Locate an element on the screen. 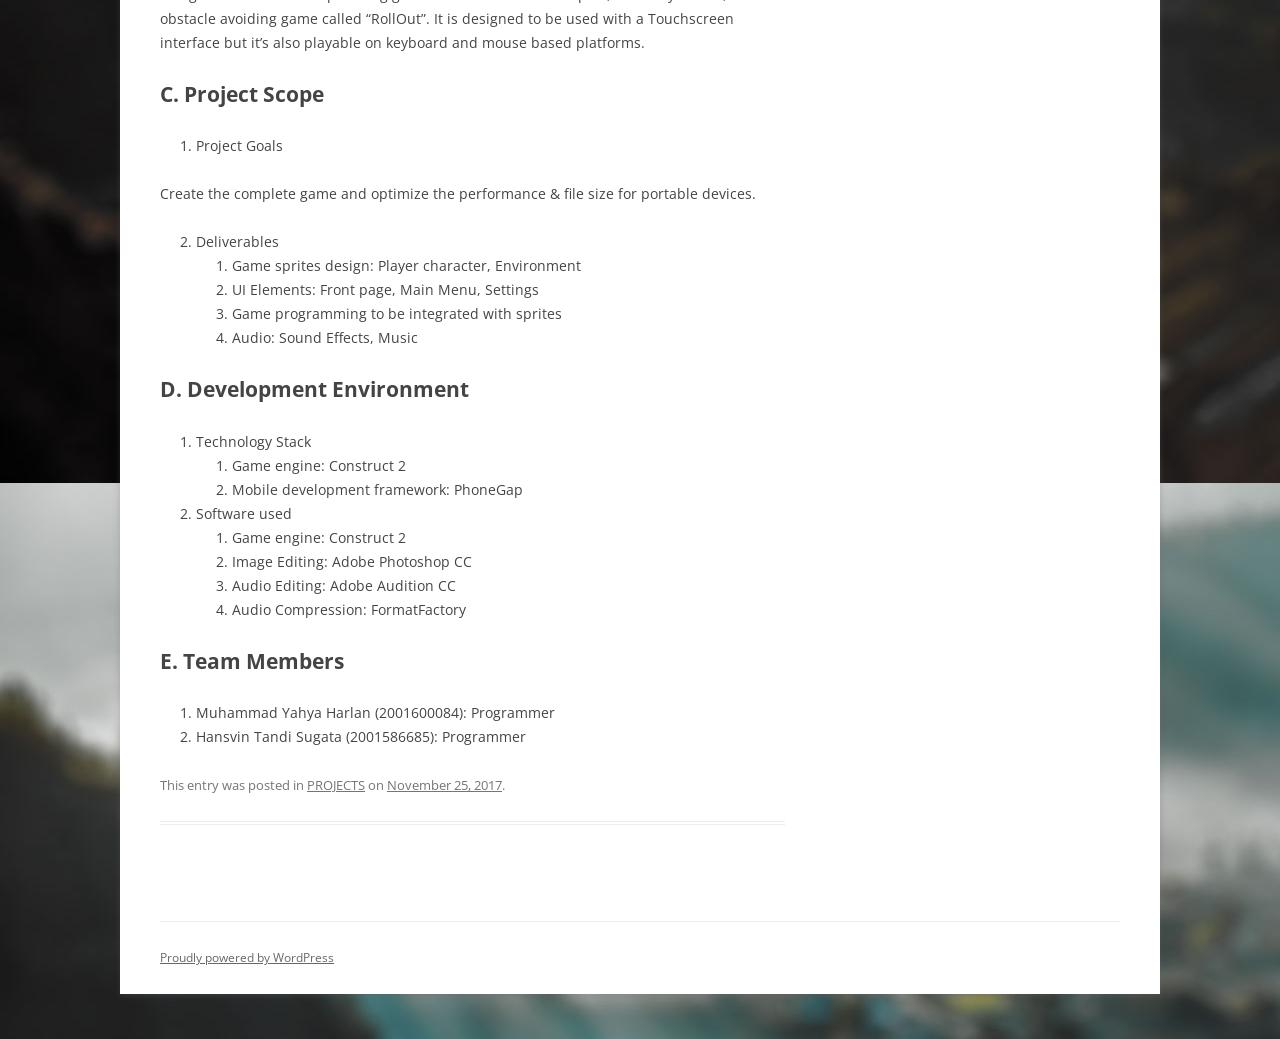 The height and width of the screenshot is (1039, 1280). '.' is located at coordinates (503, 783).